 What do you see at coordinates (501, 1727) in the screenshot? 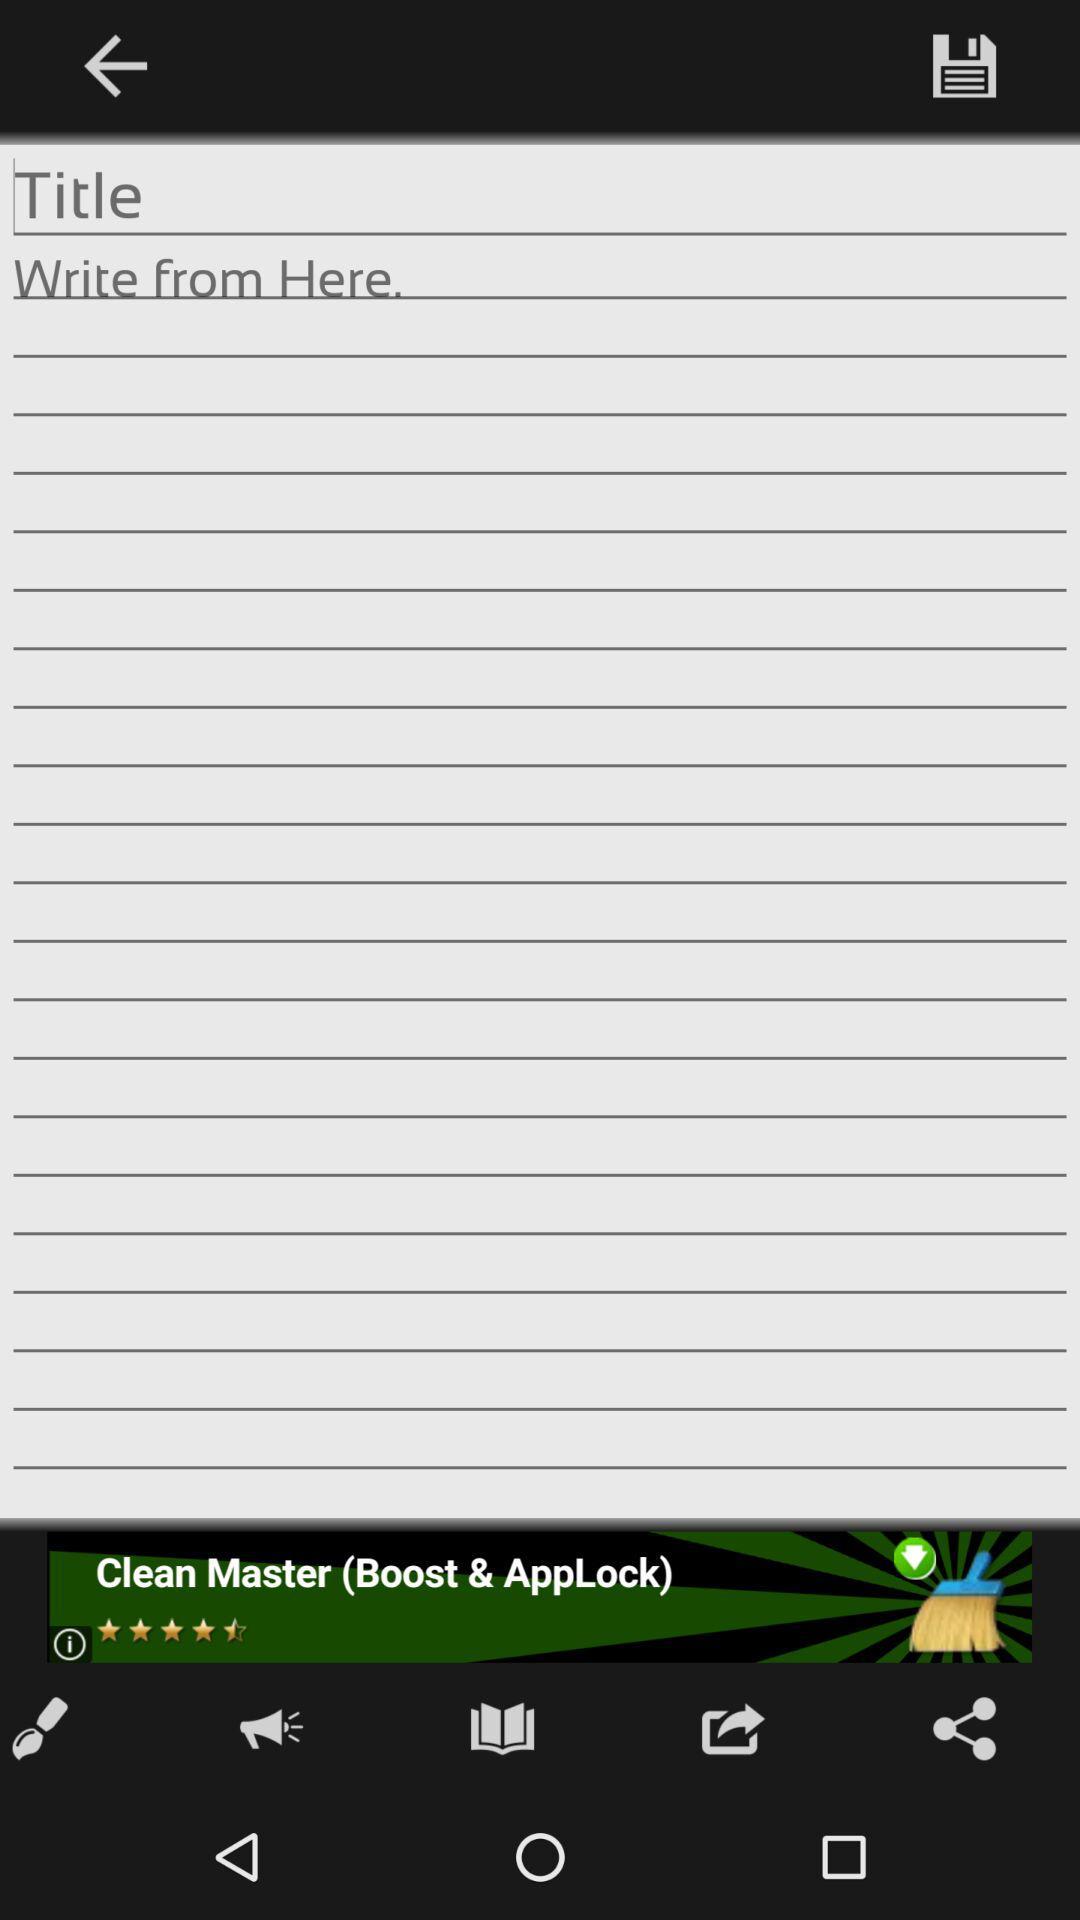
I see `the book icon` at bounding box center [501, 1727].